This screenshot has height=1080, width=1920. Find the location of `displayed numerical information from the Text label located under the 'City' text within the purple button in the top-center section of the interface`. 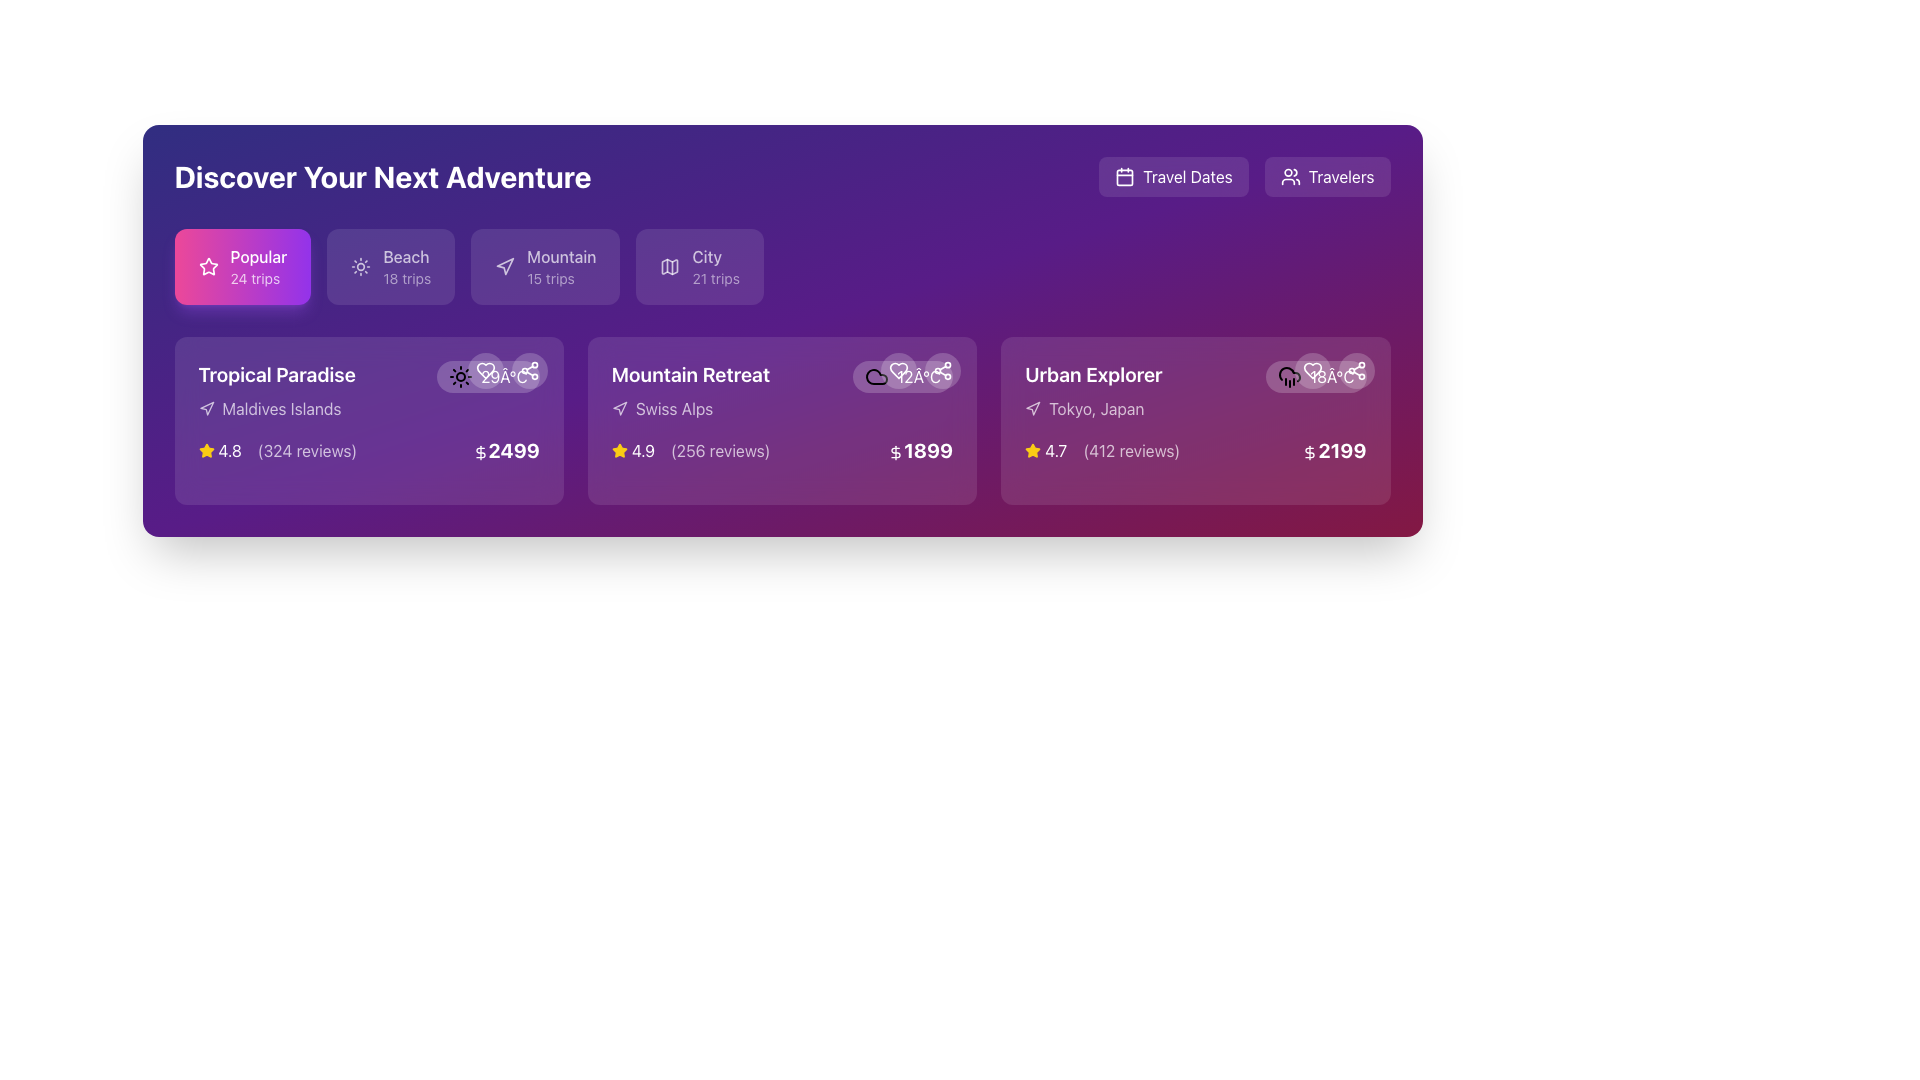

displayed numerical information from the Text label located under the 'City' text within the purple button in the top-center section of the interface is located at coordinates (716, 278).